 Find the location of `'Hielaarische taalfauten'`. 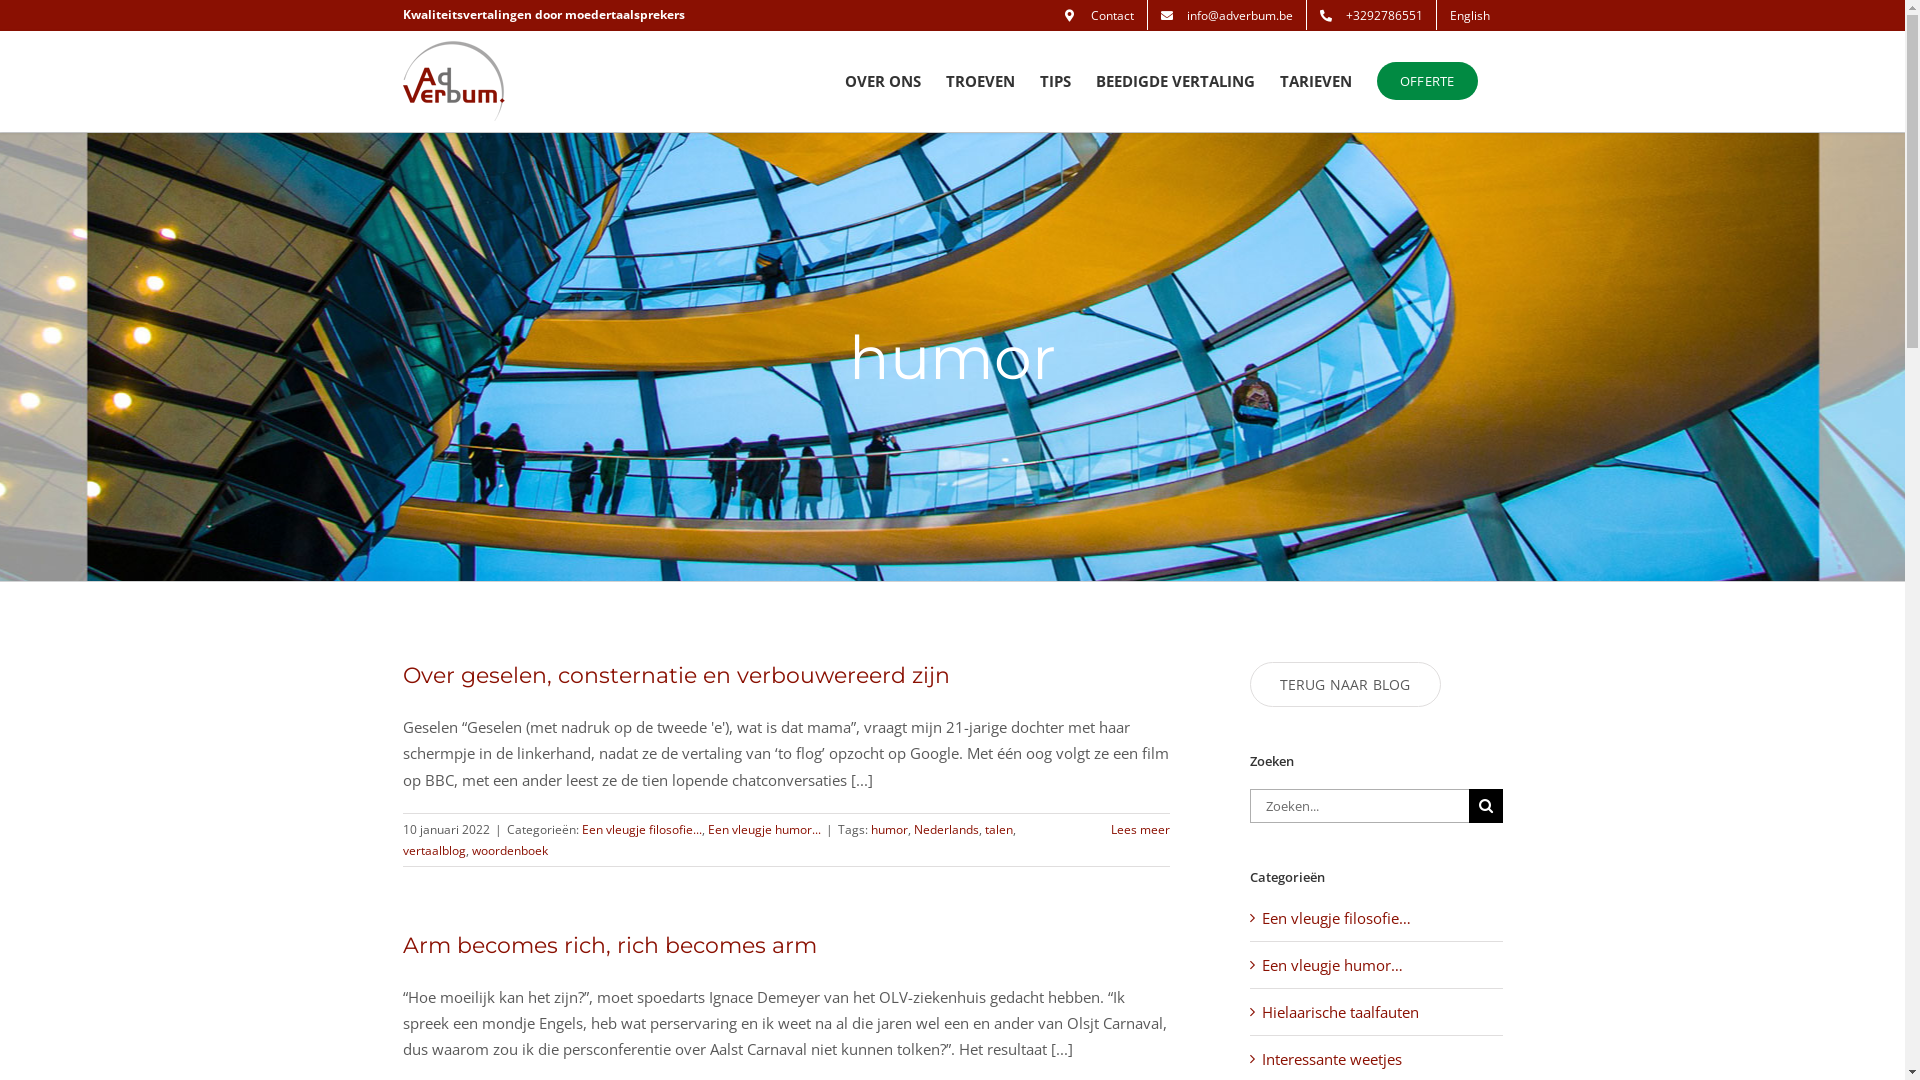

'Hielaarische taalfauten' is located at coordinates (1376, 1011).